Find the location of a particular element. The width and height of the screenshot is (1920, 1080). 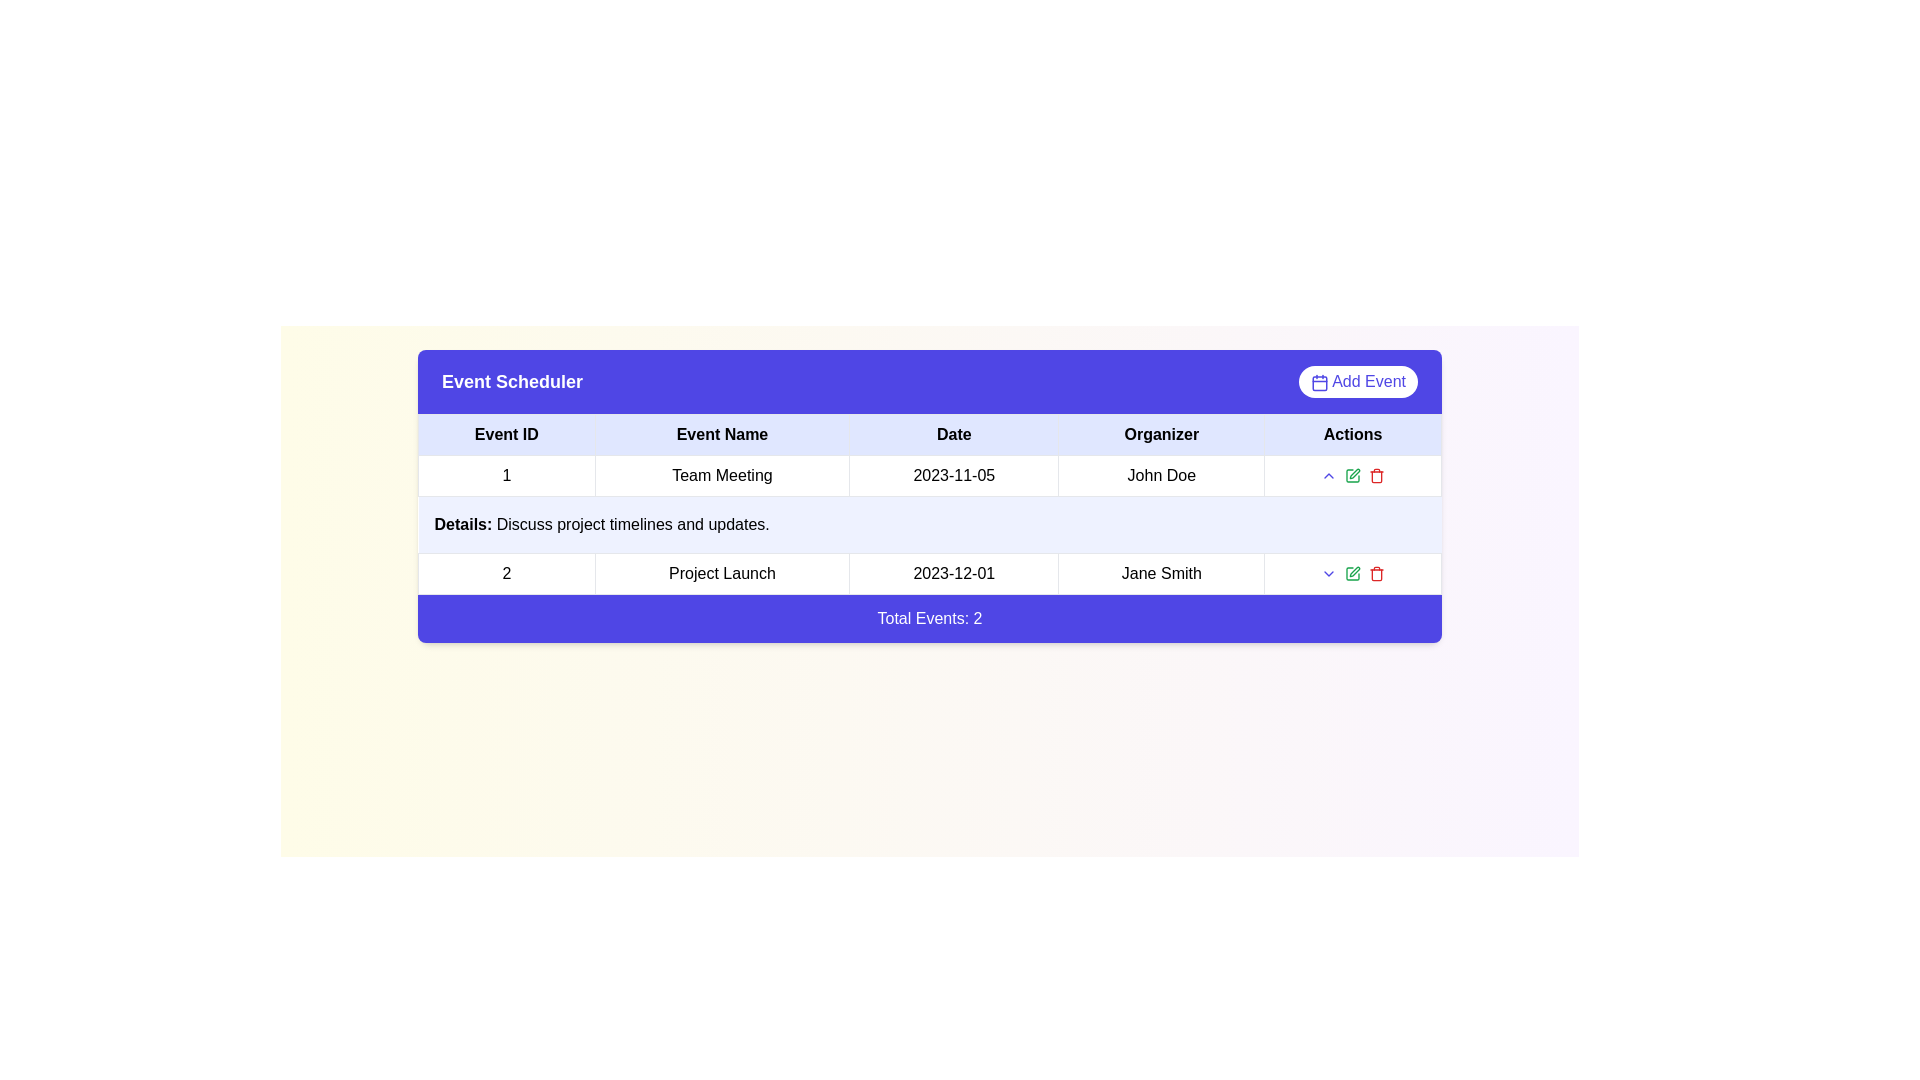

the green icon button representing a pen or edit action located in the 'Actions' section of the second row, centrally positioned among similar icons is located at coordinates (1353, 574).